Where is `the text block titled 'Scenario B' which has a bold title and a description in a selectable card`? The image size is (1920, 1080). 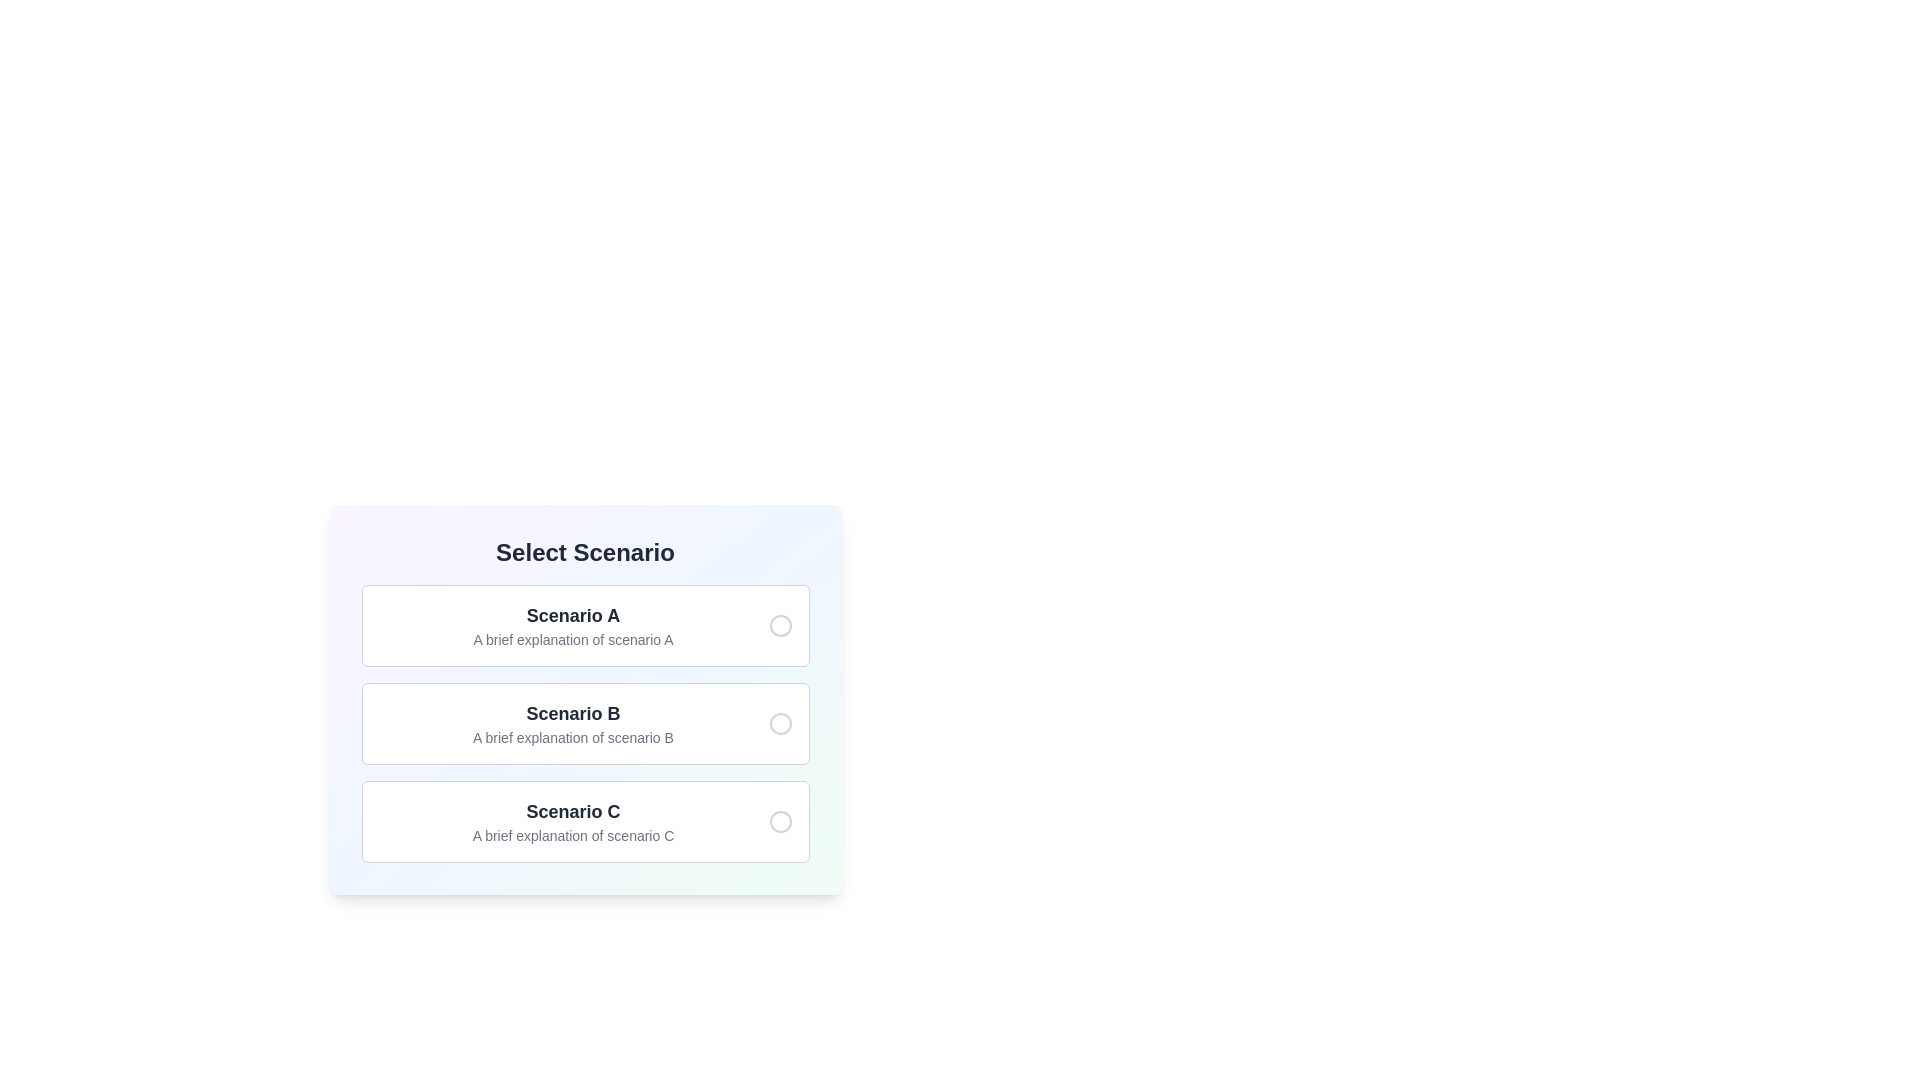
the text block titled 'Scenario B' which has a bold title and a description in a selectable card is located at coordinates (572, 724).